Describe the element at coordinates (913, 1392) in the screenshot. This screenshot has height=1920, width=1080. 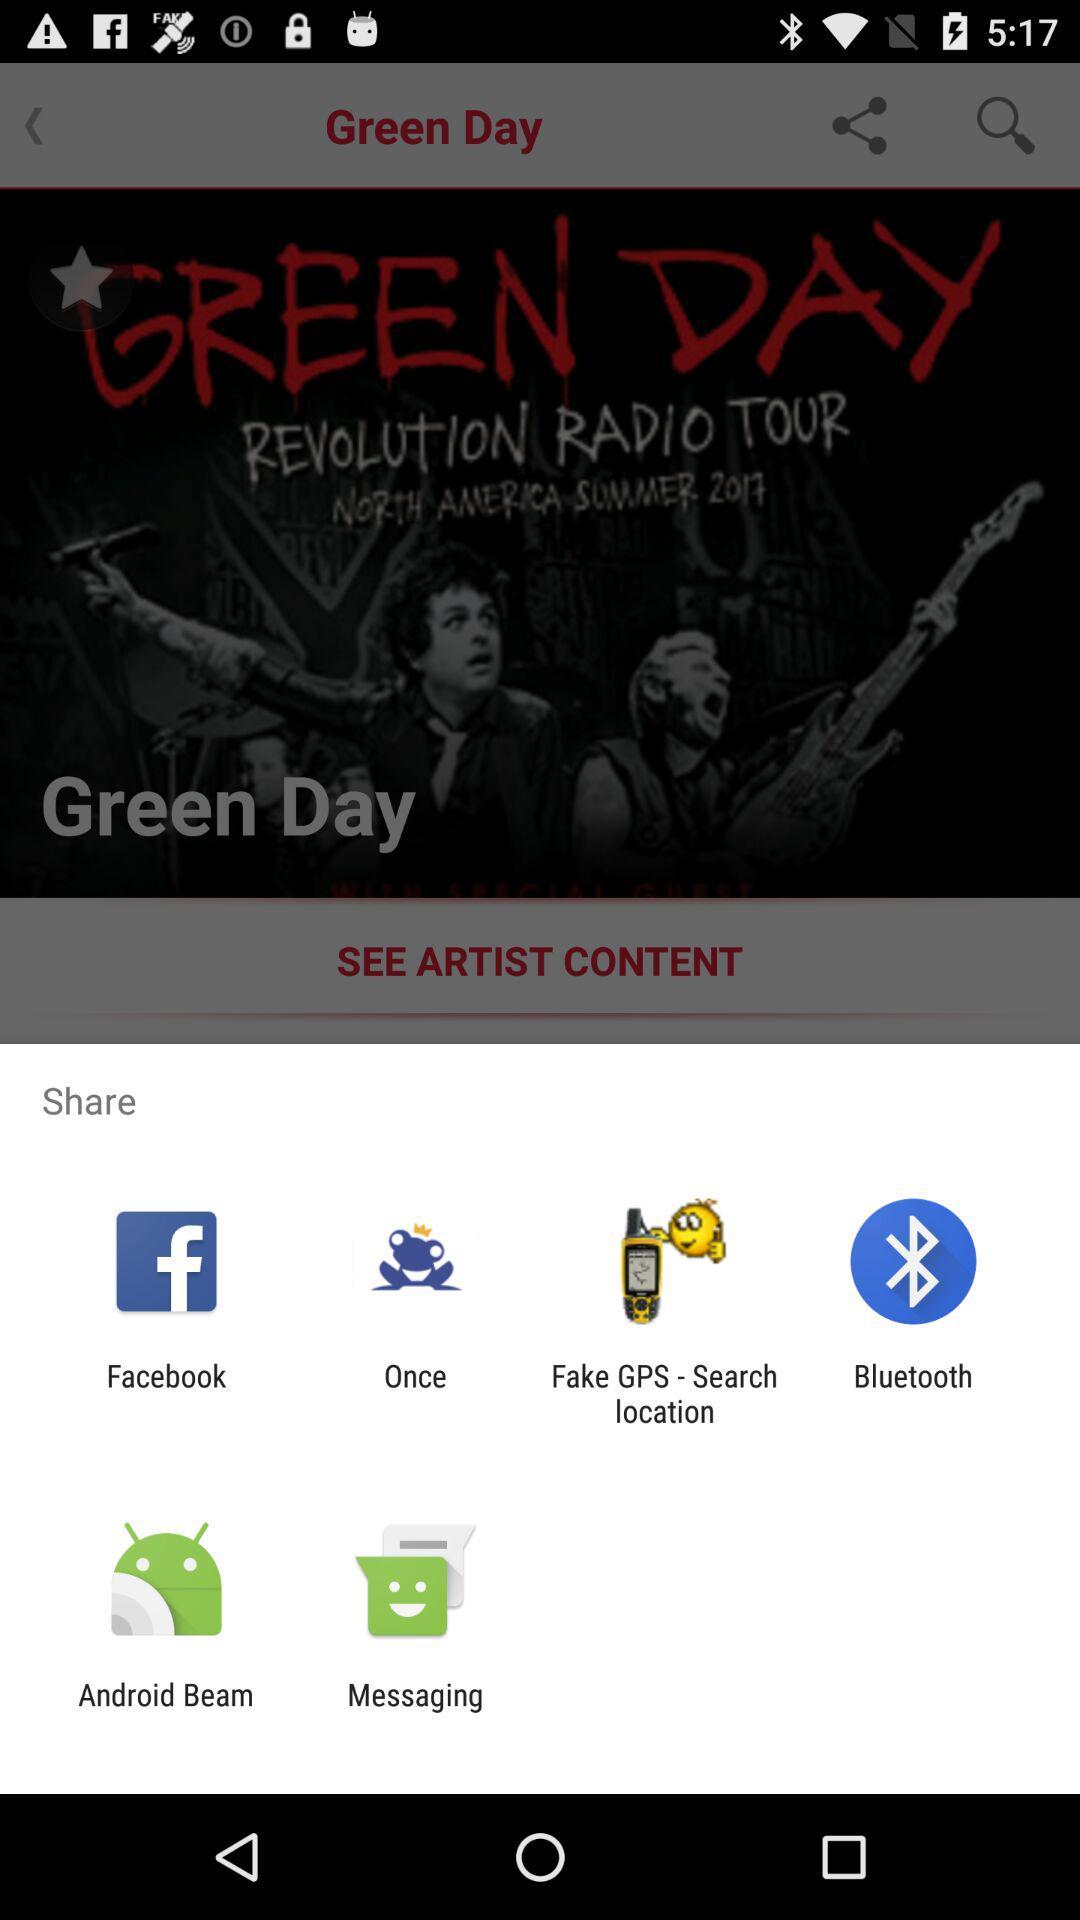
I see `item to the right of the fake gps search` at that location.